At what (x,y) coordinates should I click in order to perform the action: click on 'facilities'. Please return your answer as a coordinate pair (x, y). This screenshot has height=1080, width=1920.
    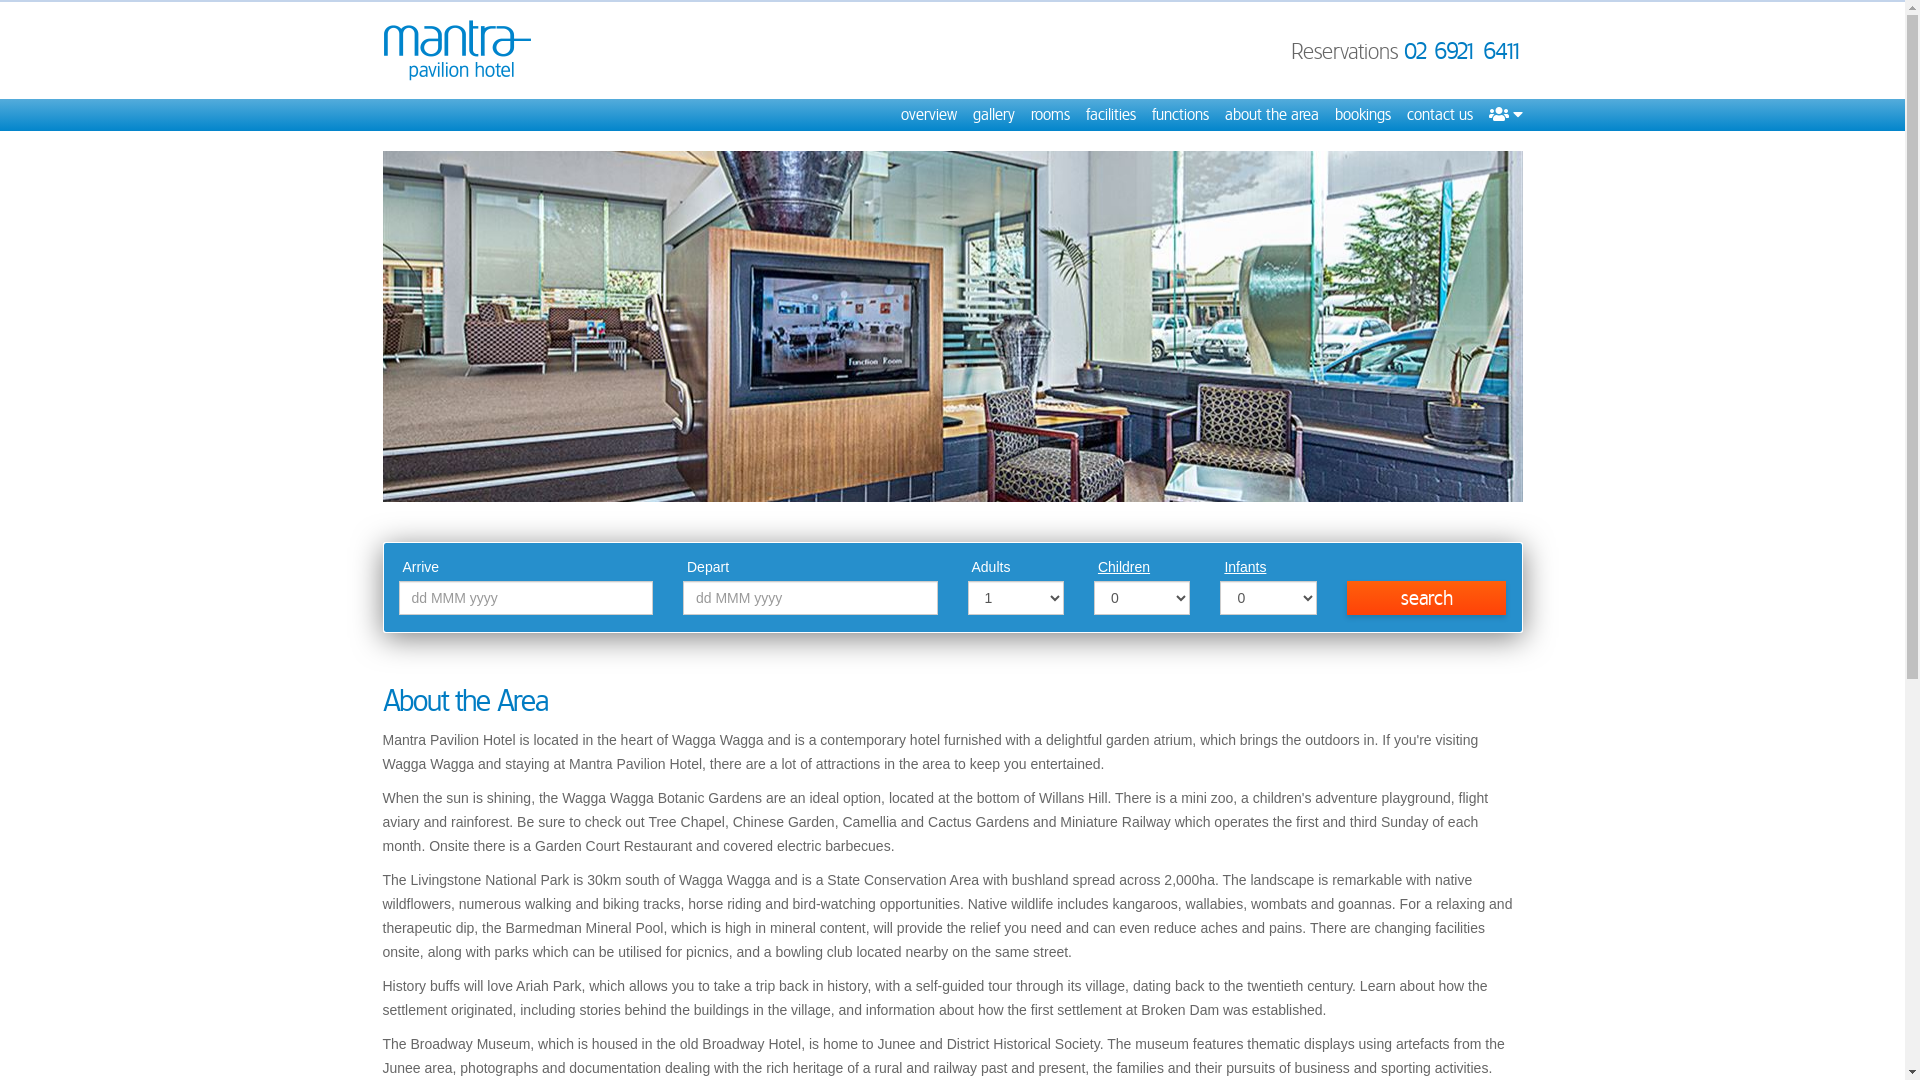
    Looking at the image, I should click on (1109, 115).